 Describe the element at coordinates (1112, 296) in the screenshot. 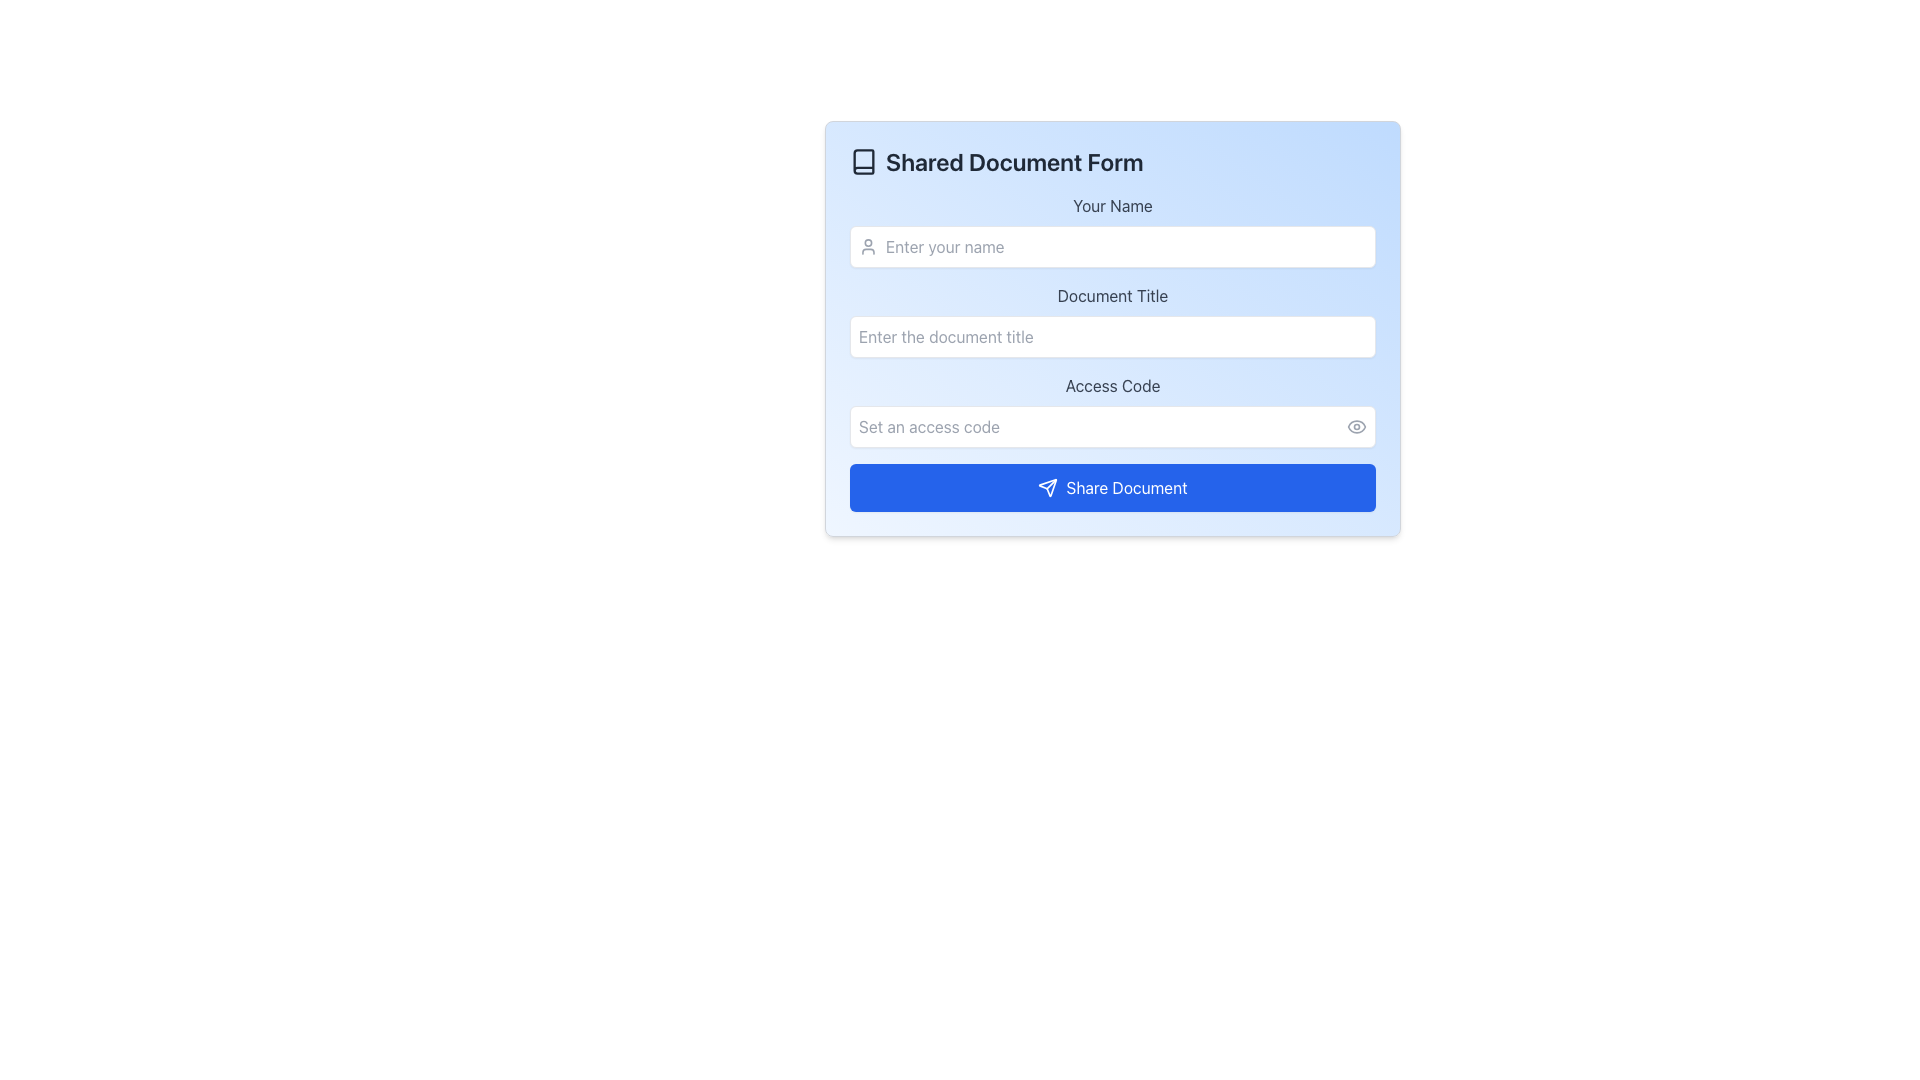

I see `the text label that reads 'Document Title', which is styled in gray color and positioned centrally within a blue-shaded form, located above the input field for document title` at that location.